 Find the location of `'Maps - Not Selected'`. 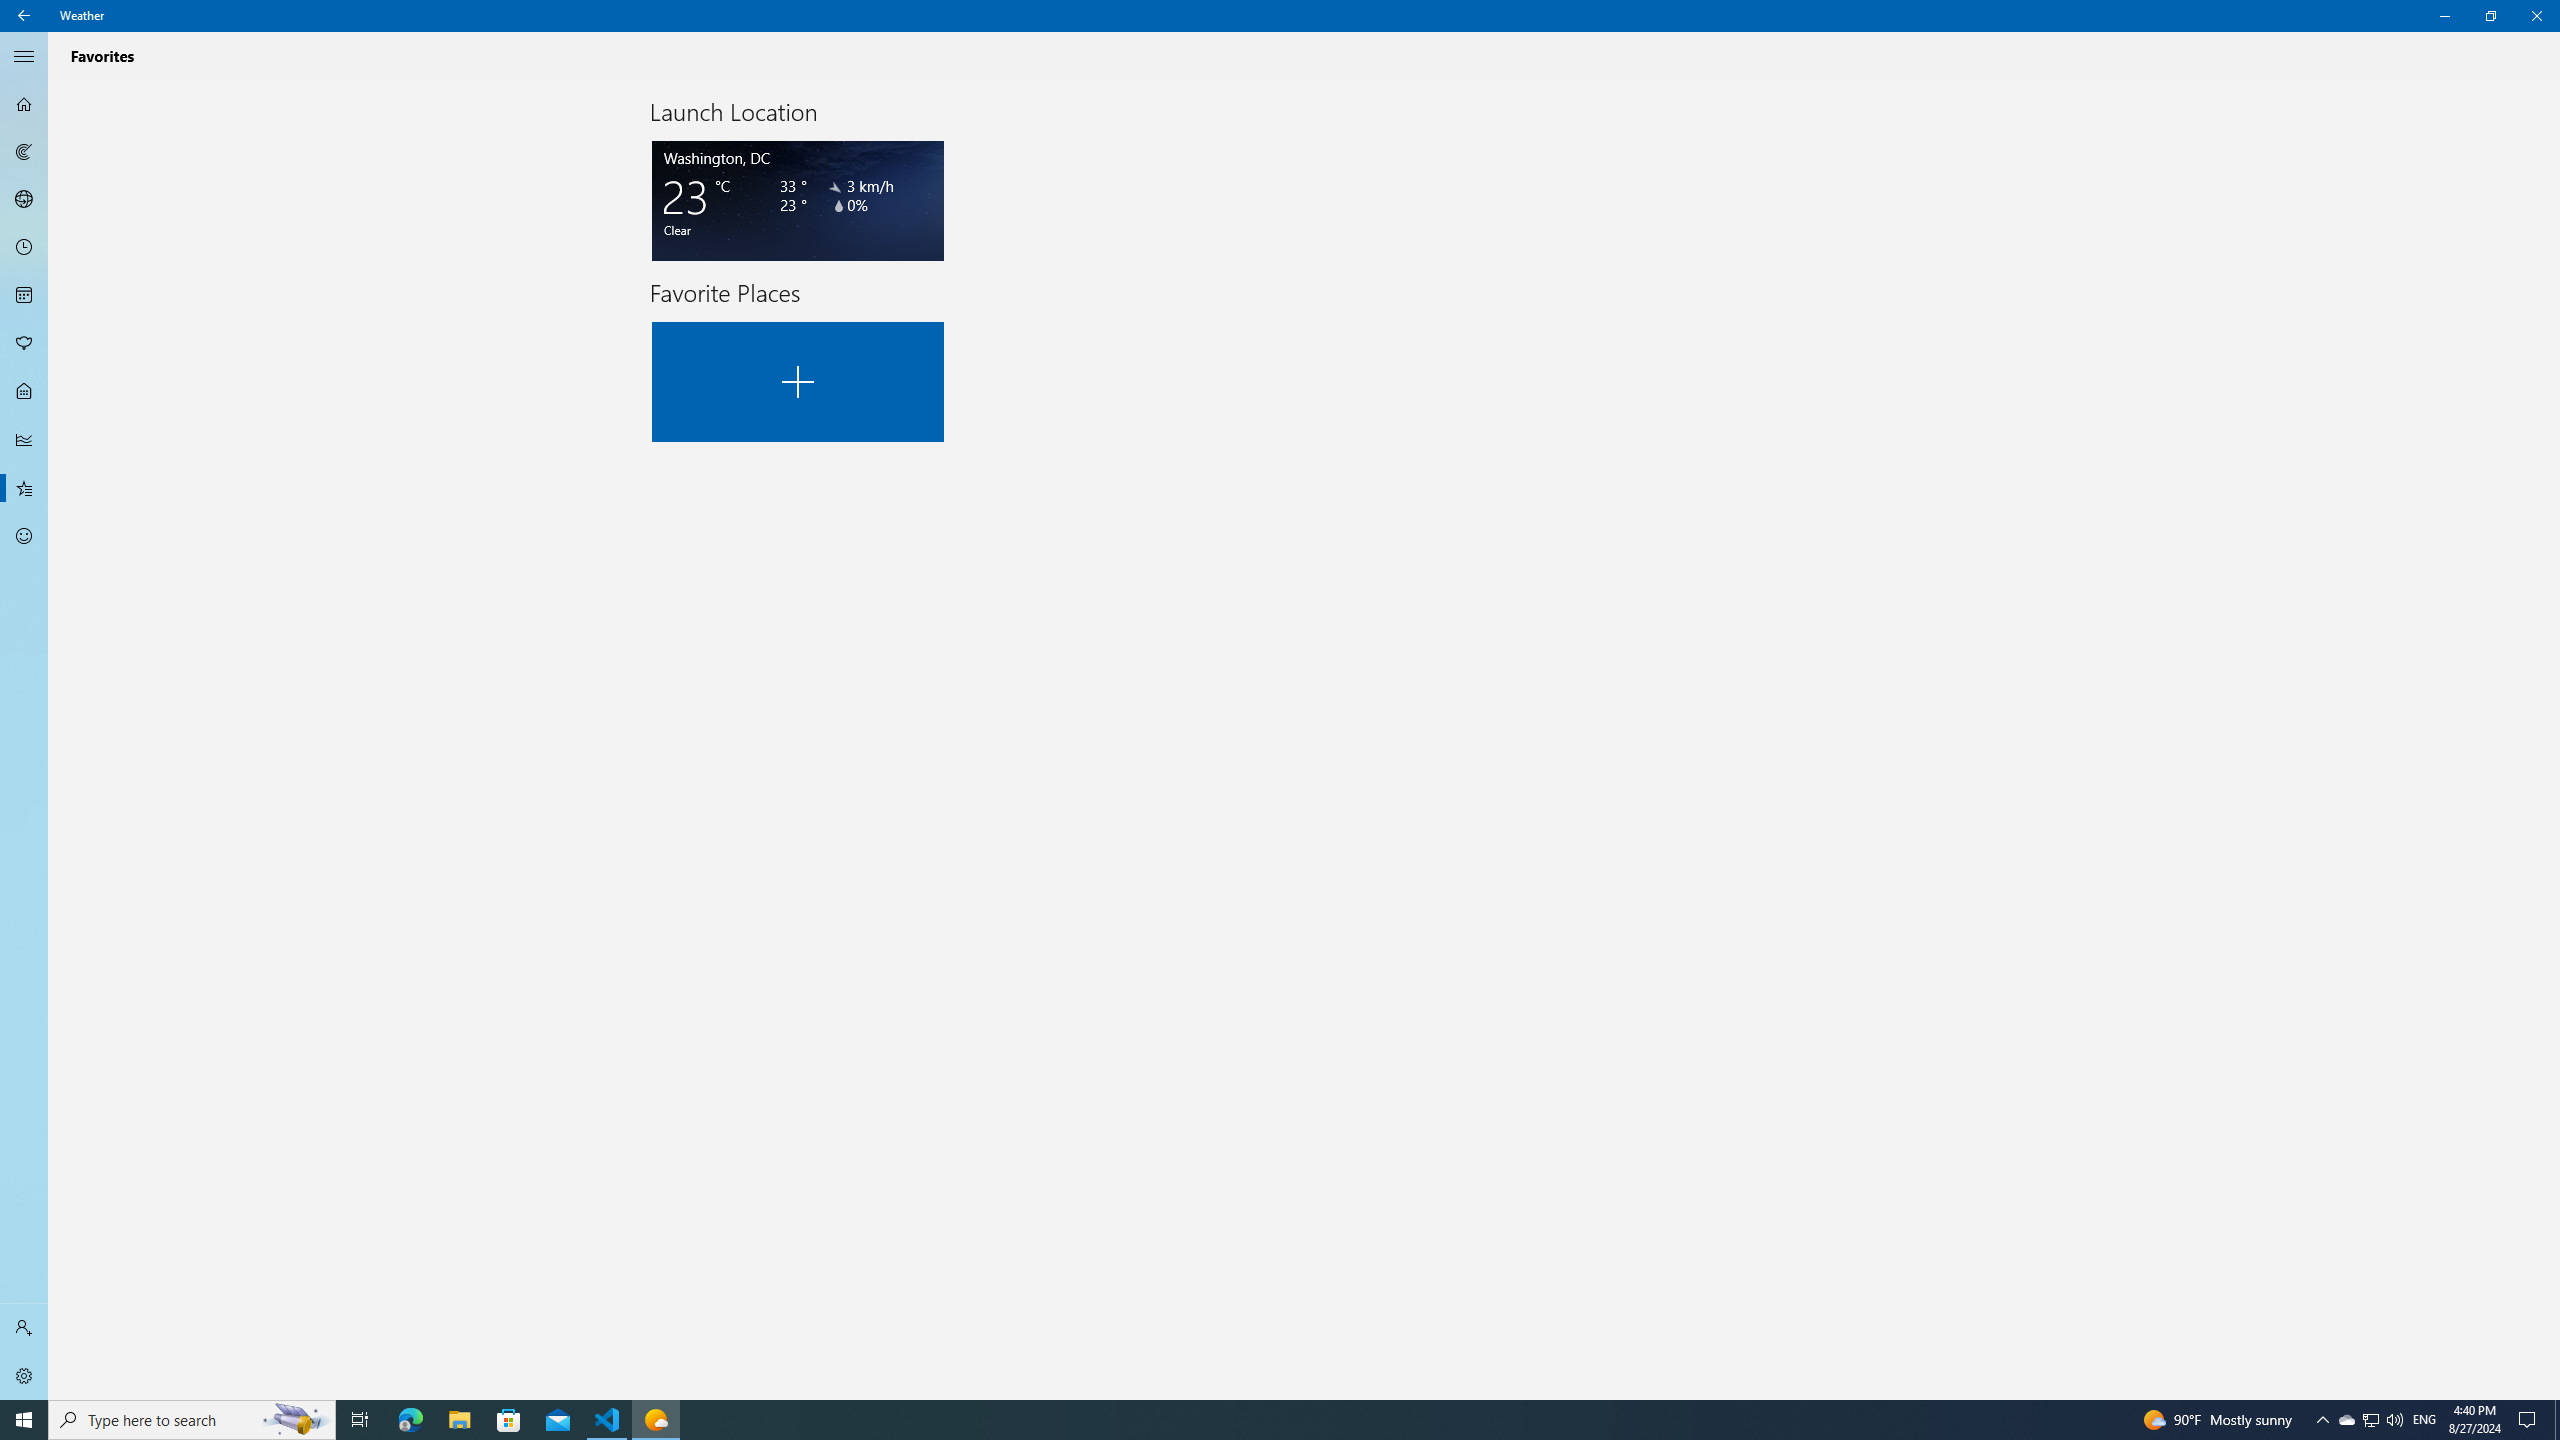

'Maps - Not Selected' is located at coordinates (24, 150).